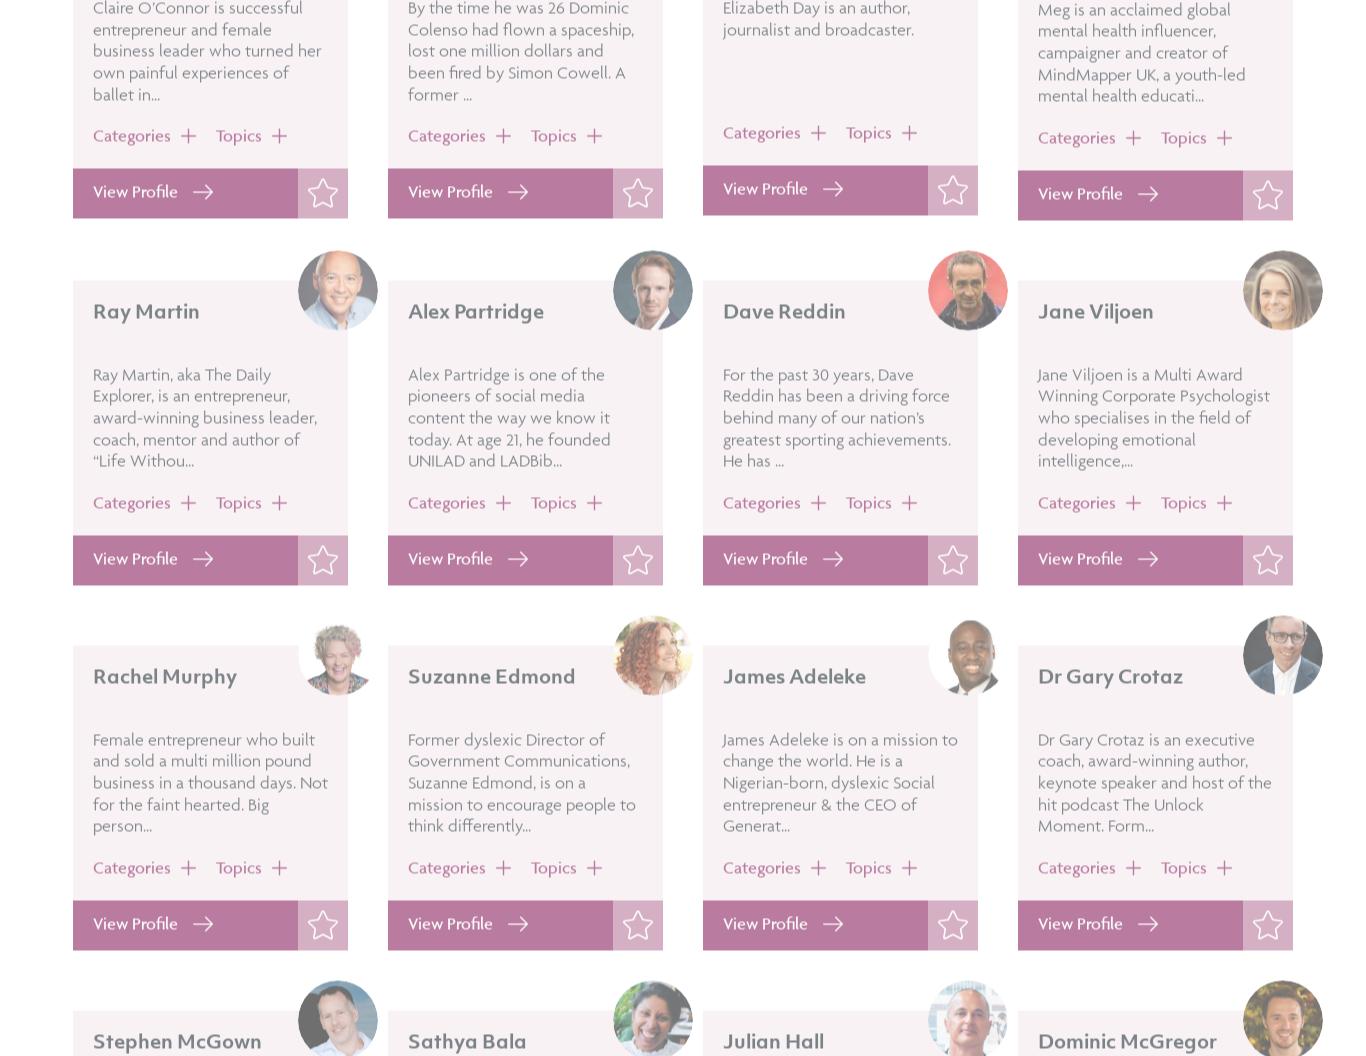 The image size is (1366, 1056). Describe the element at coordinates (835, 472) in the screenshot. I see `'For the past 30 years, Dave Reddin has been a driving force behind many of our nation’s greatest sporting achievements. He has ...'` at that location.